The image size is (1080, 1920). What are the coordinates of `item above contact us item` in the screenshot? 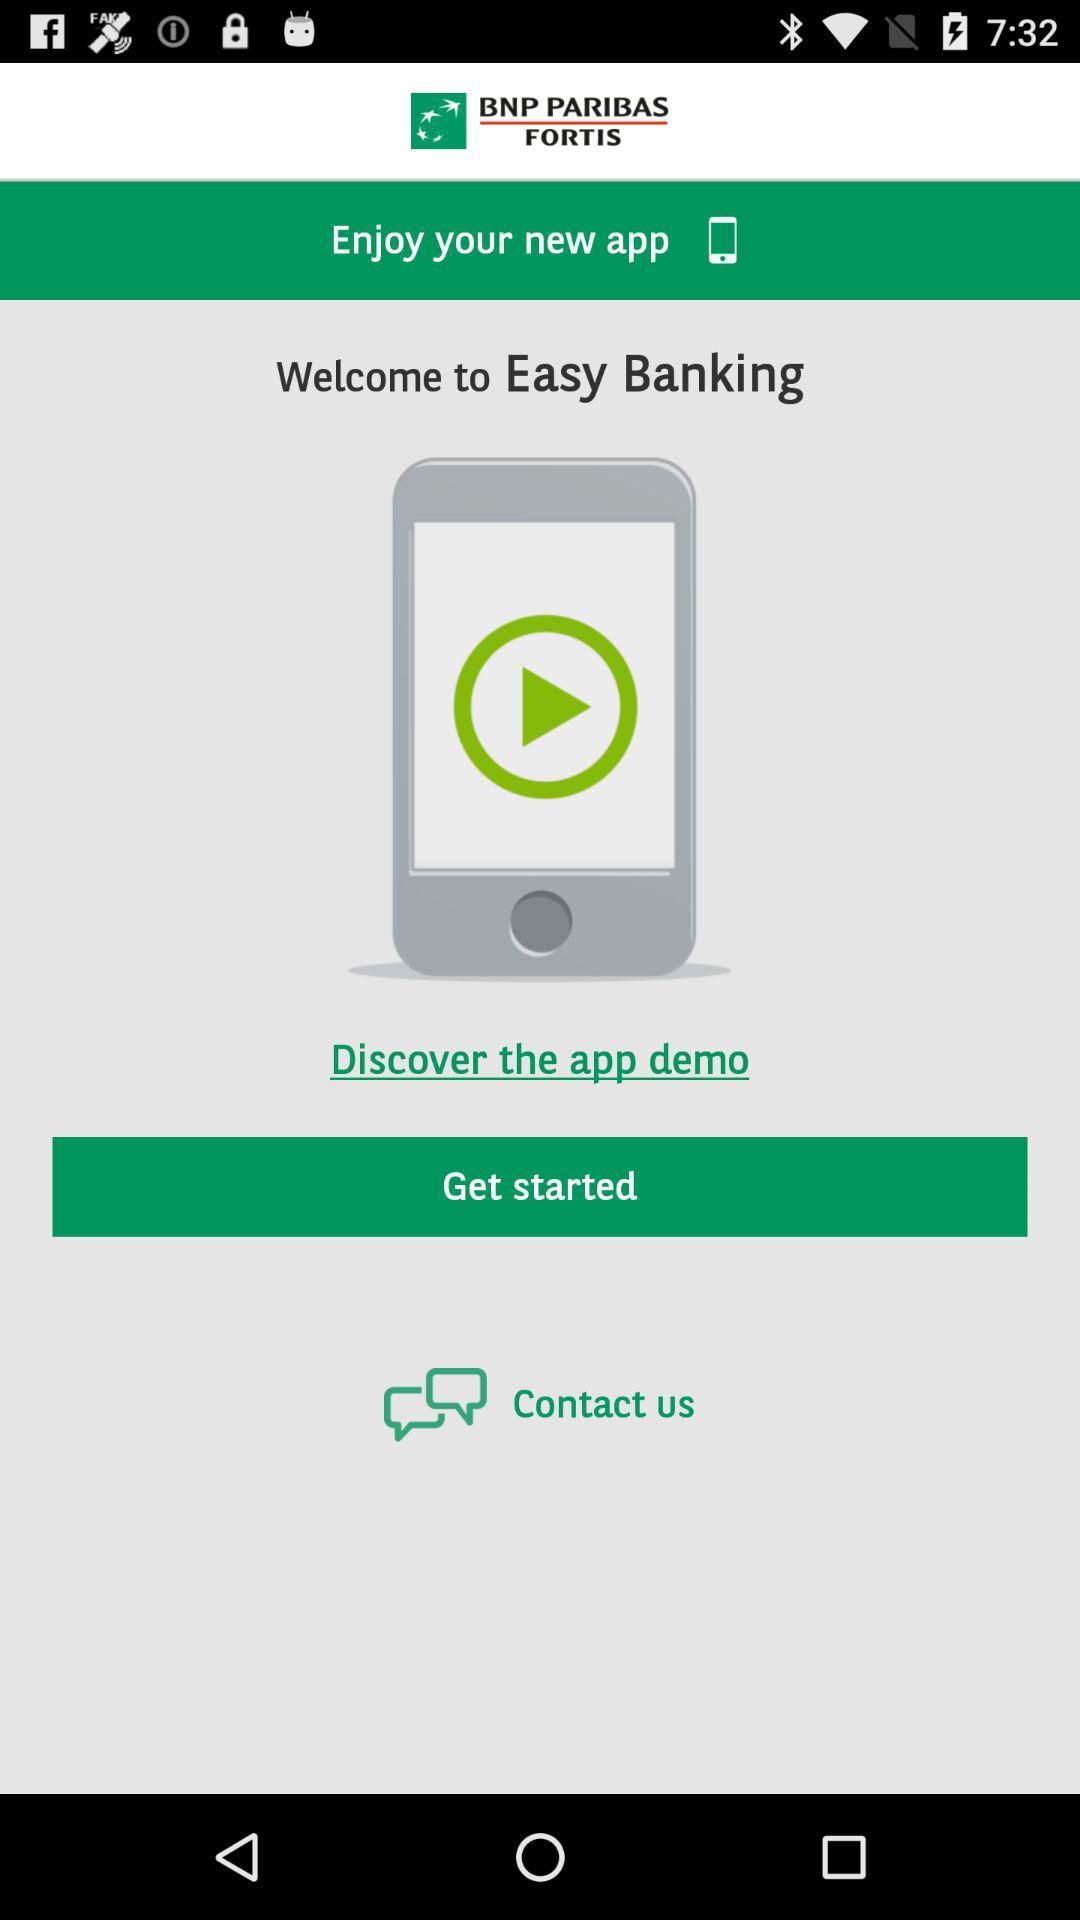 It's located at (540, 1186).